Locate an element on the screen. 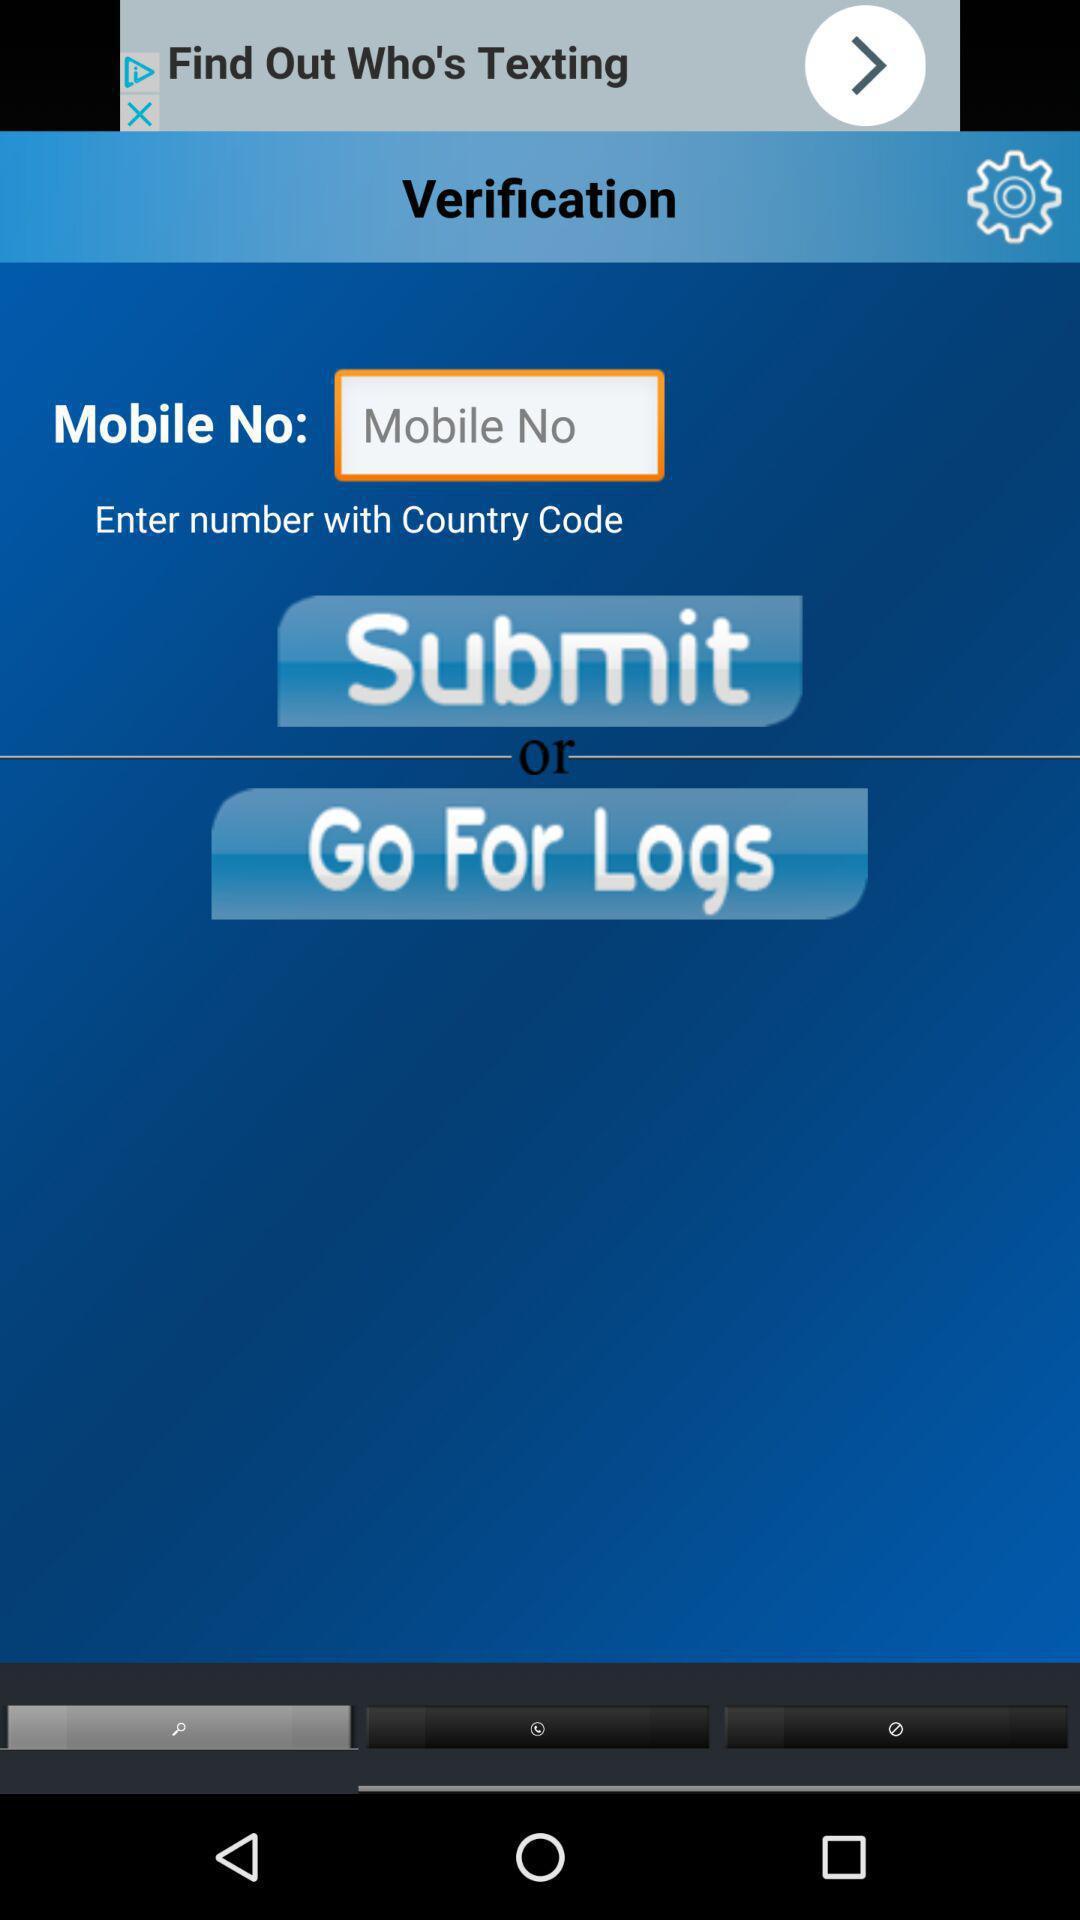 This screenshot has height=1920, width=1080. go for logs button is located at coordinates (538, 853).